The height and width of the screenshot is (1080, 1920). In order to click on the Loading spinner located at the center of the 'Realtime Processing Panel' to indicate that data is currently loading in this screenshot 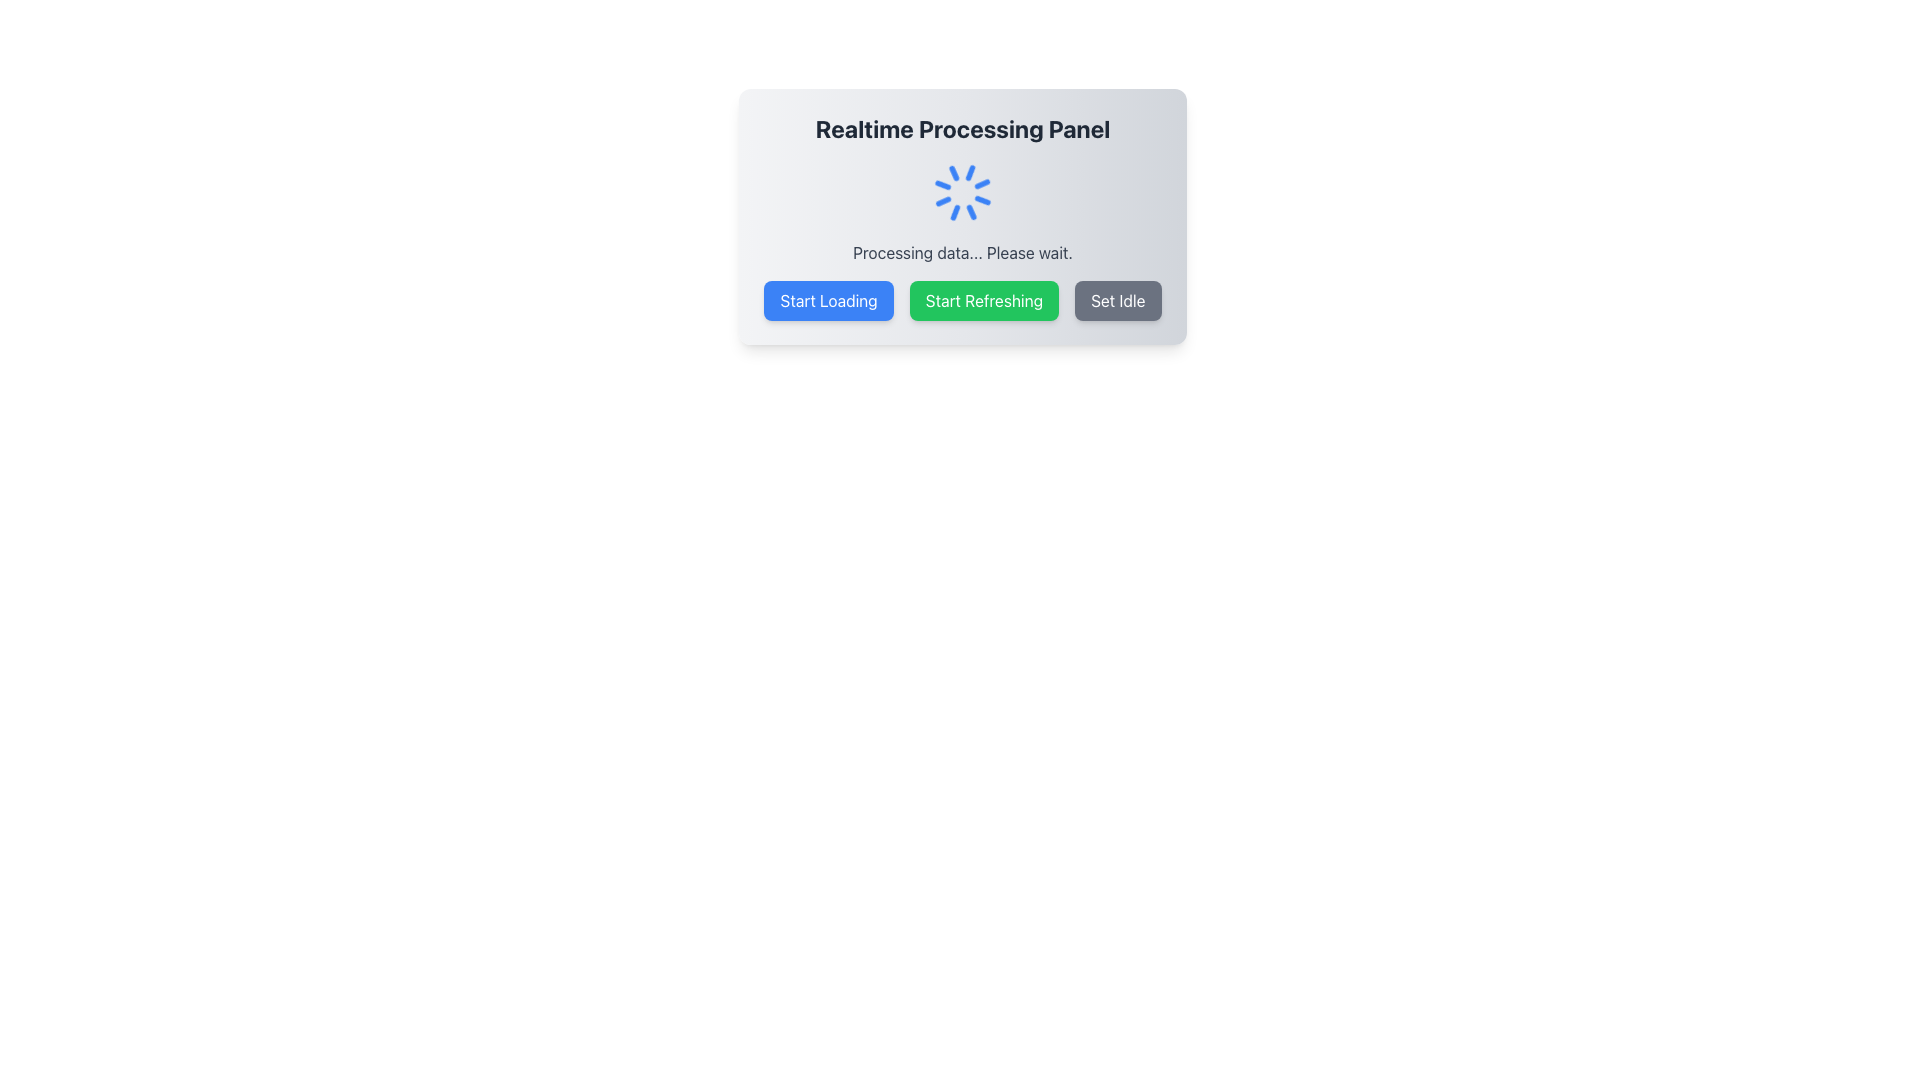, I will do `click(963, 192)`.